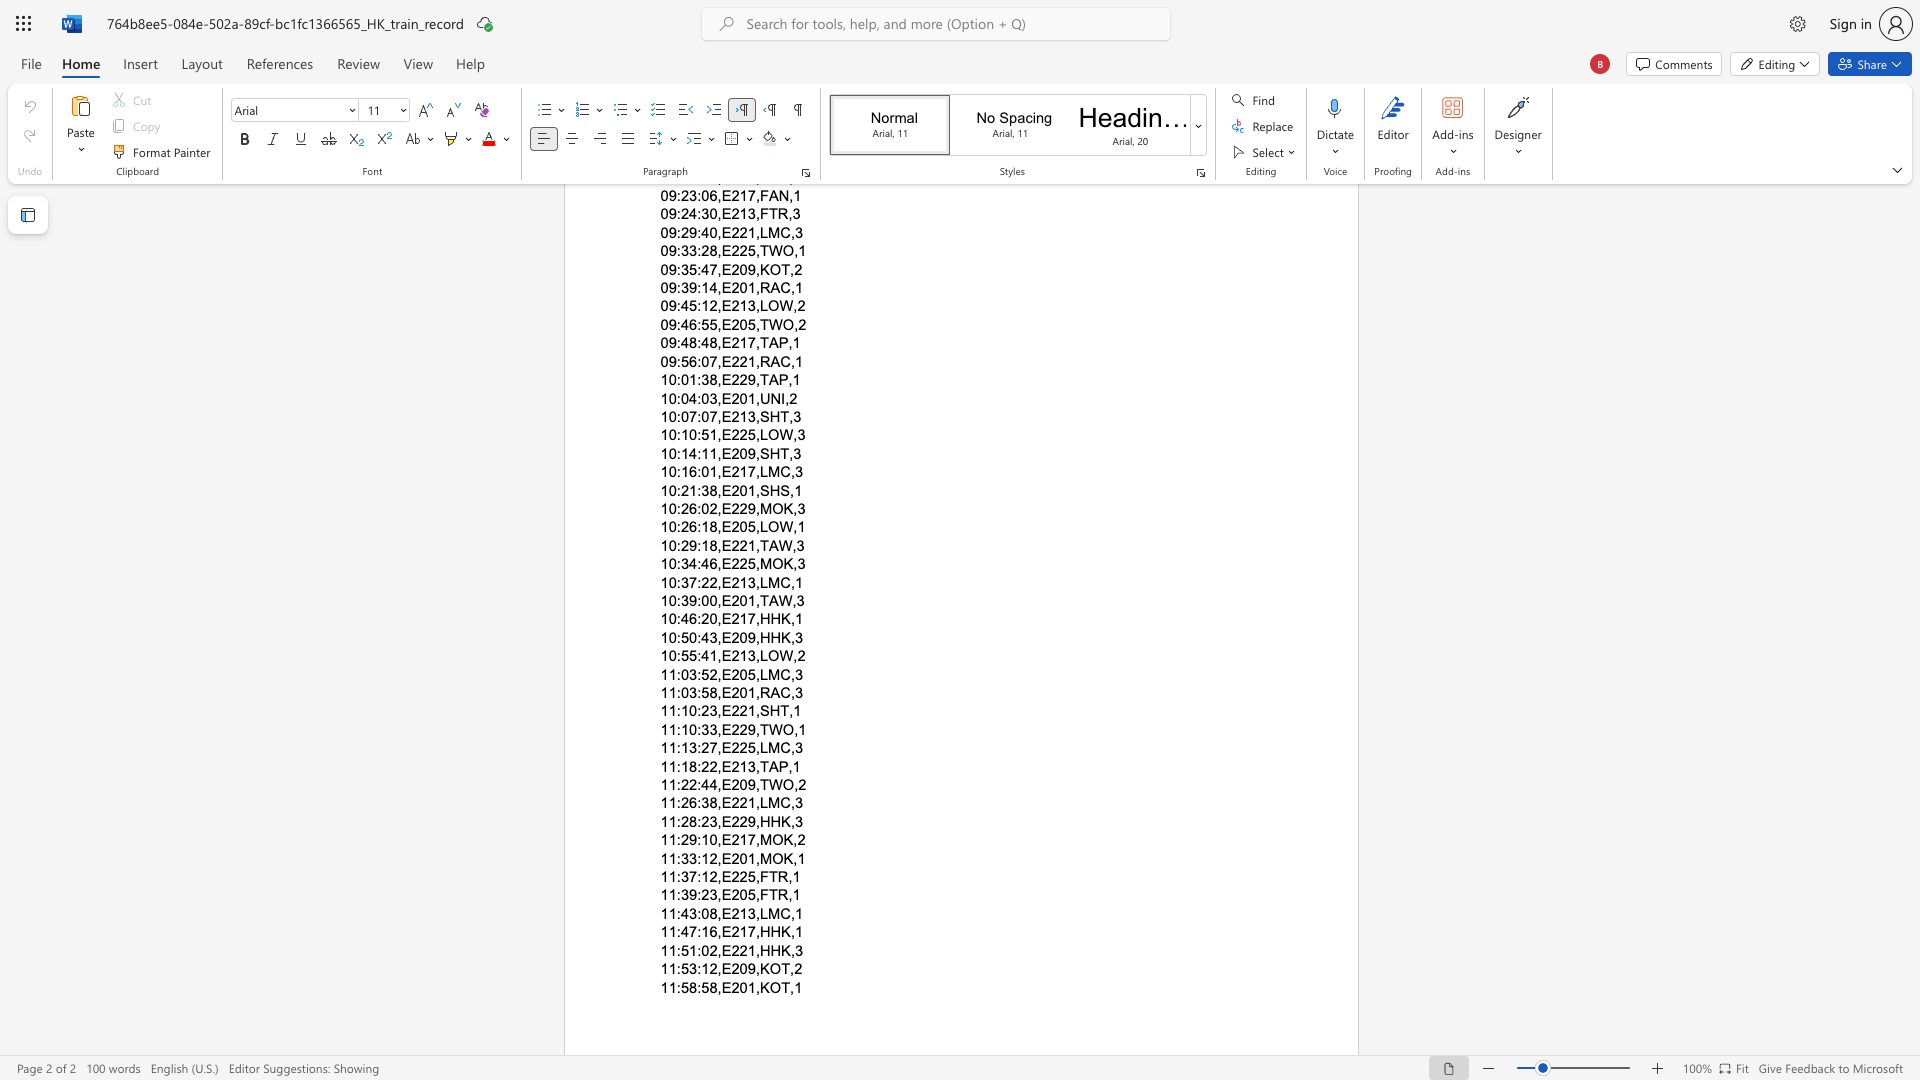 The image size is (1920, 1080). I want to click on the space between the continuous character "2" and "0" in the text, so click(738, 857).